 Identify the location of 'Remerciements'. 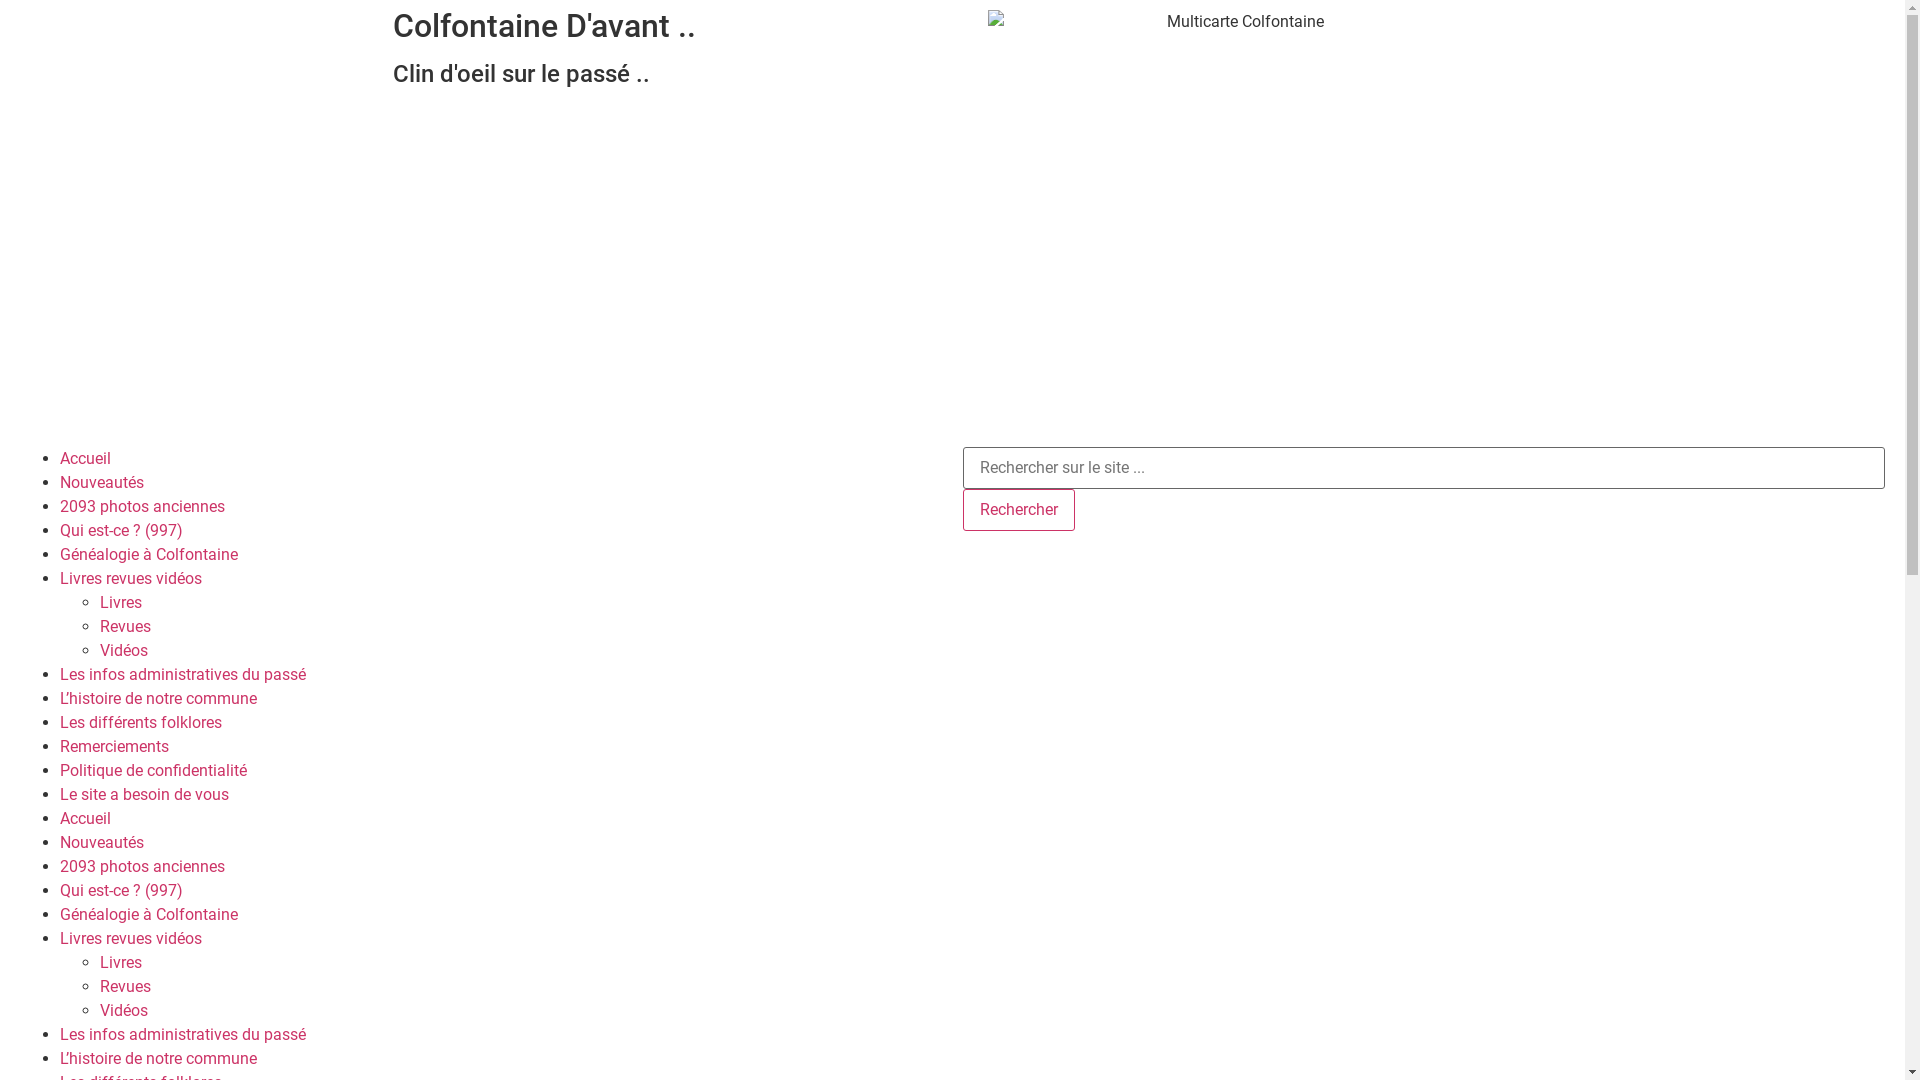
(113, 746).